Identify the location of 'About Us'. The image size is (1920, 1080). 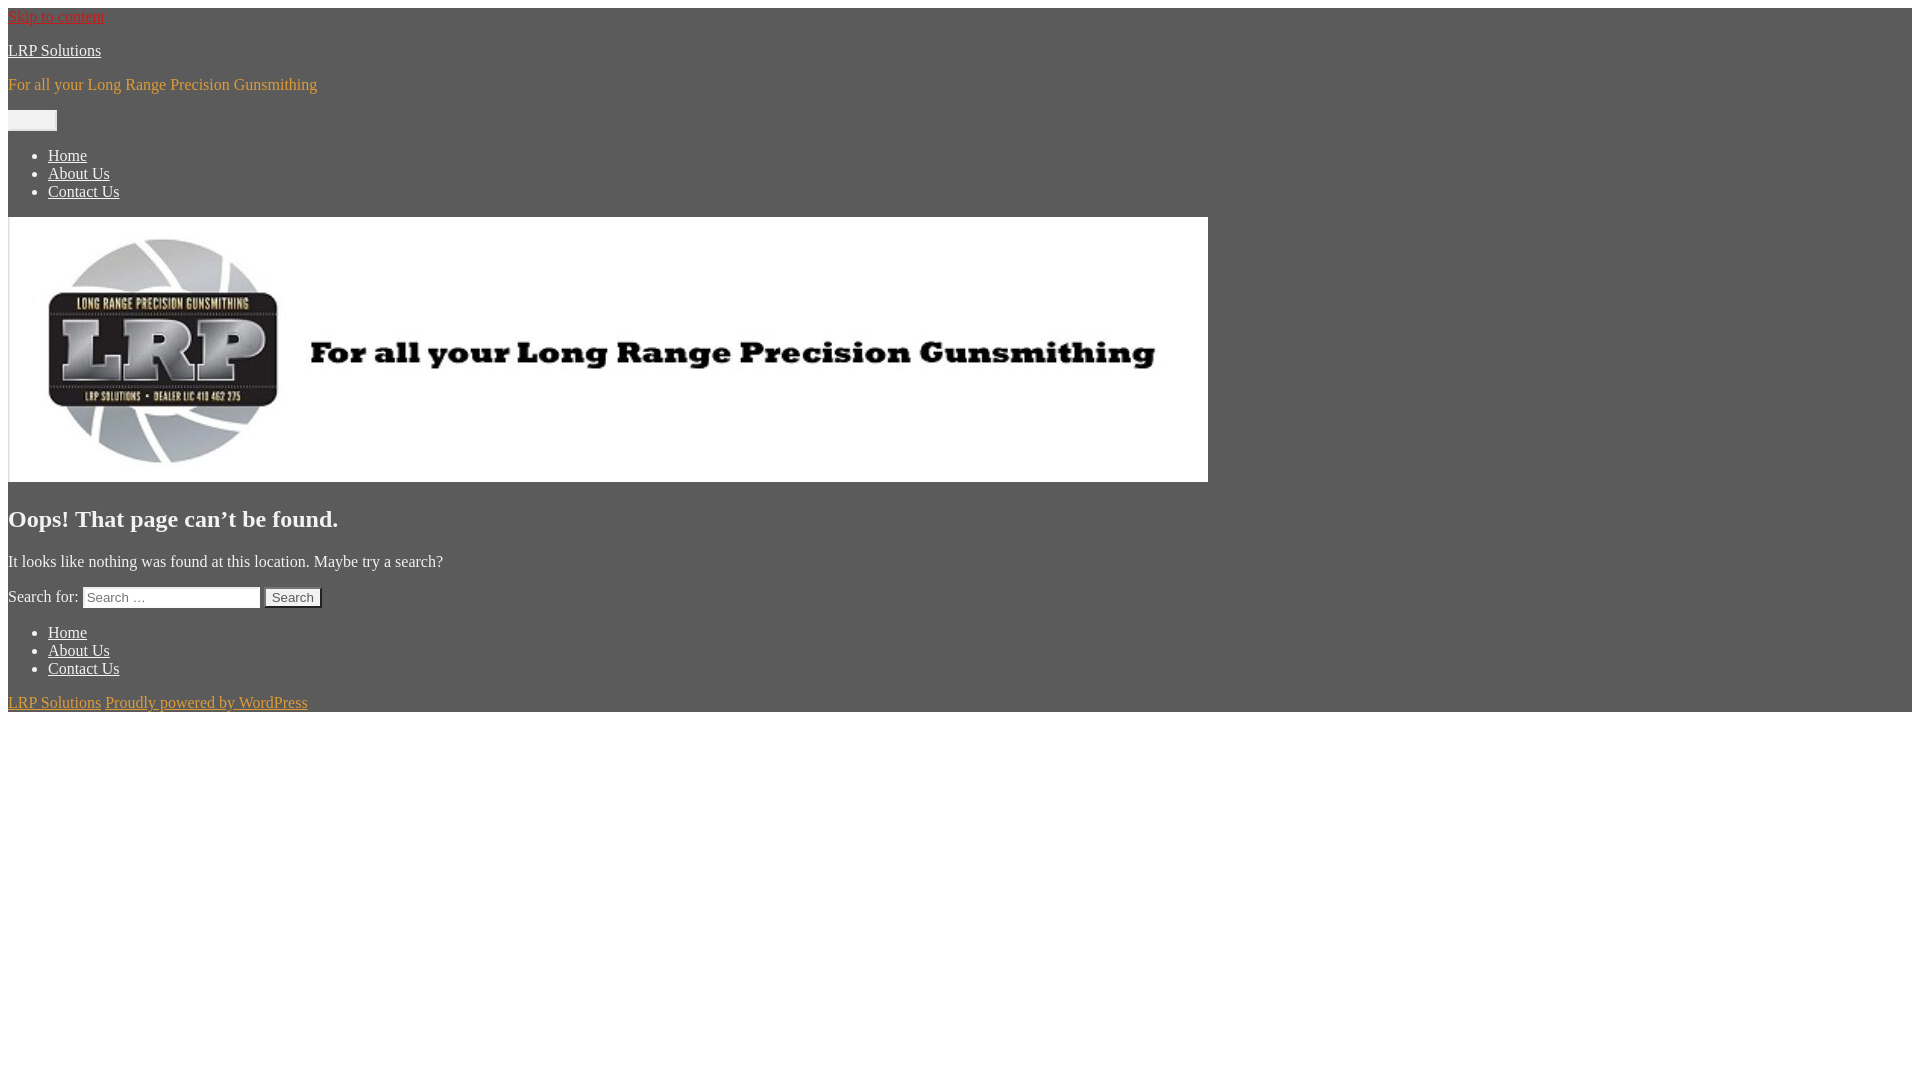
(78, 172).